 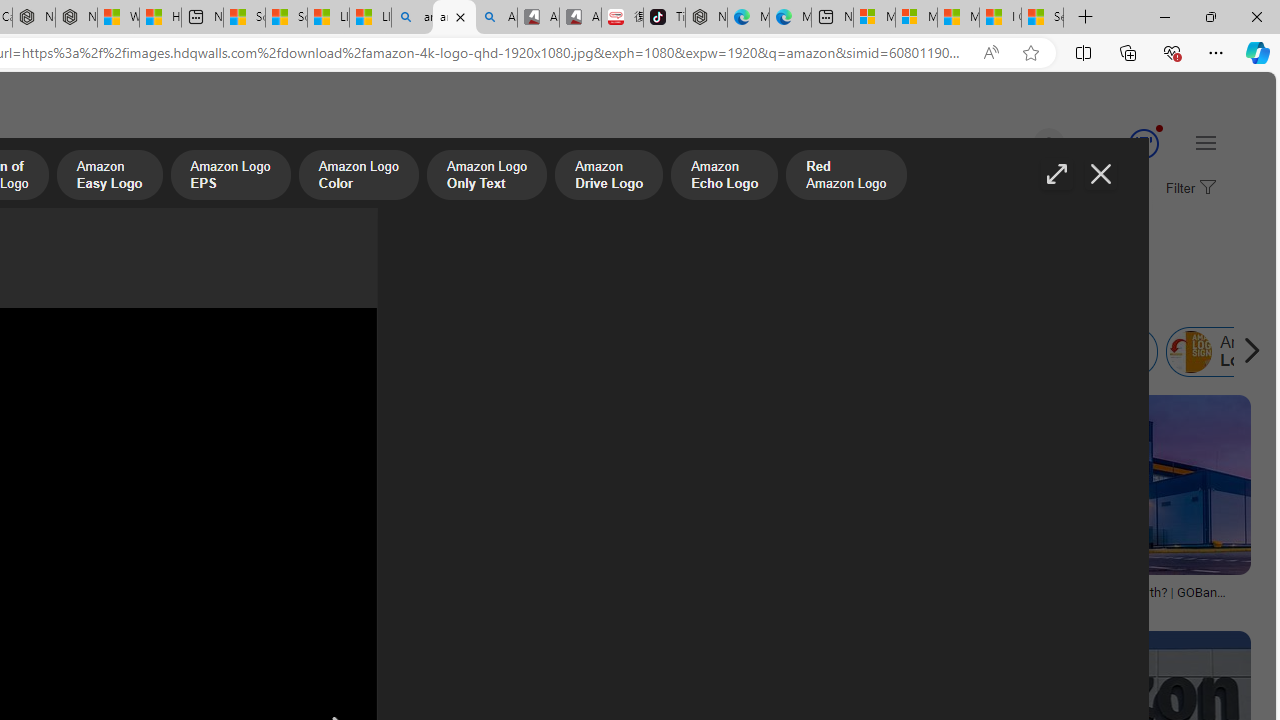 What do you see at coordinates (1204, 141) in the screenshot?
I see `'Settings and quick links'` at bounding box center [1204, 141].